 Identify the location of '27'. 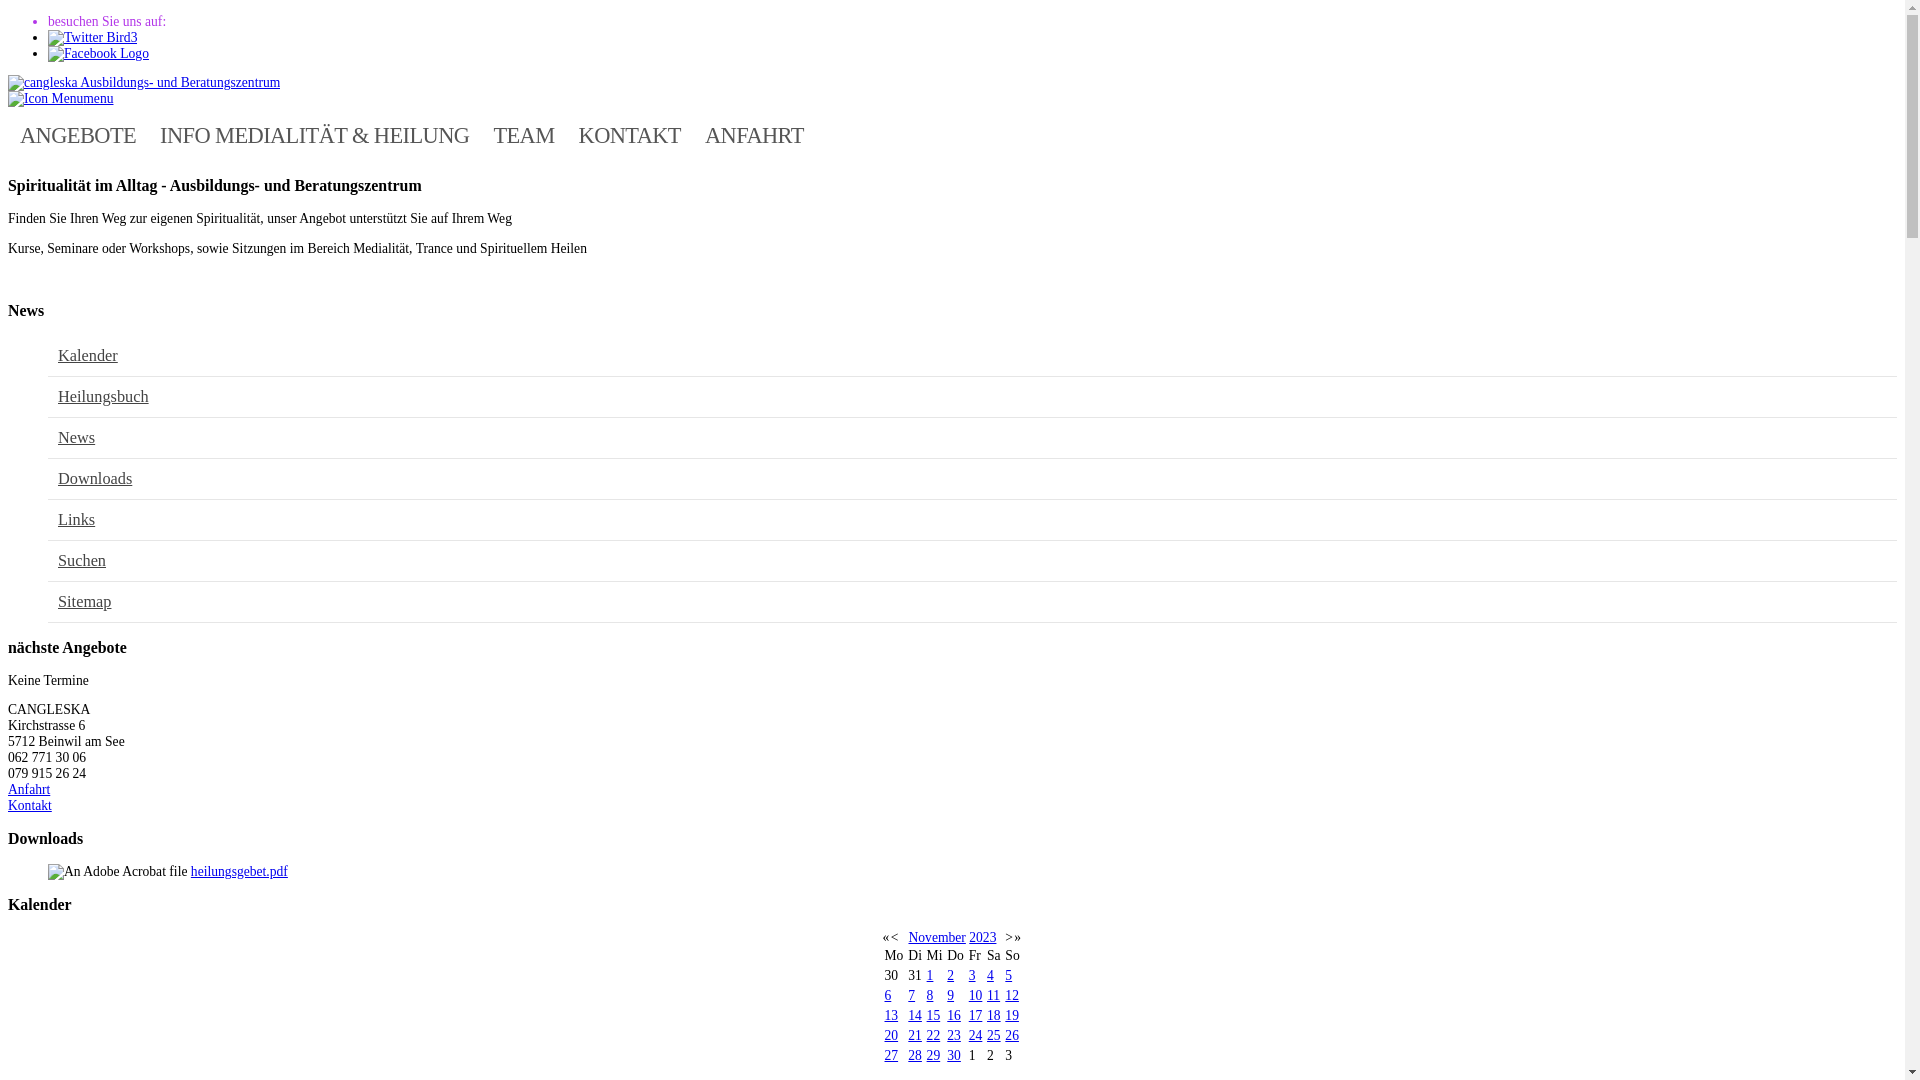
(890, 1054).